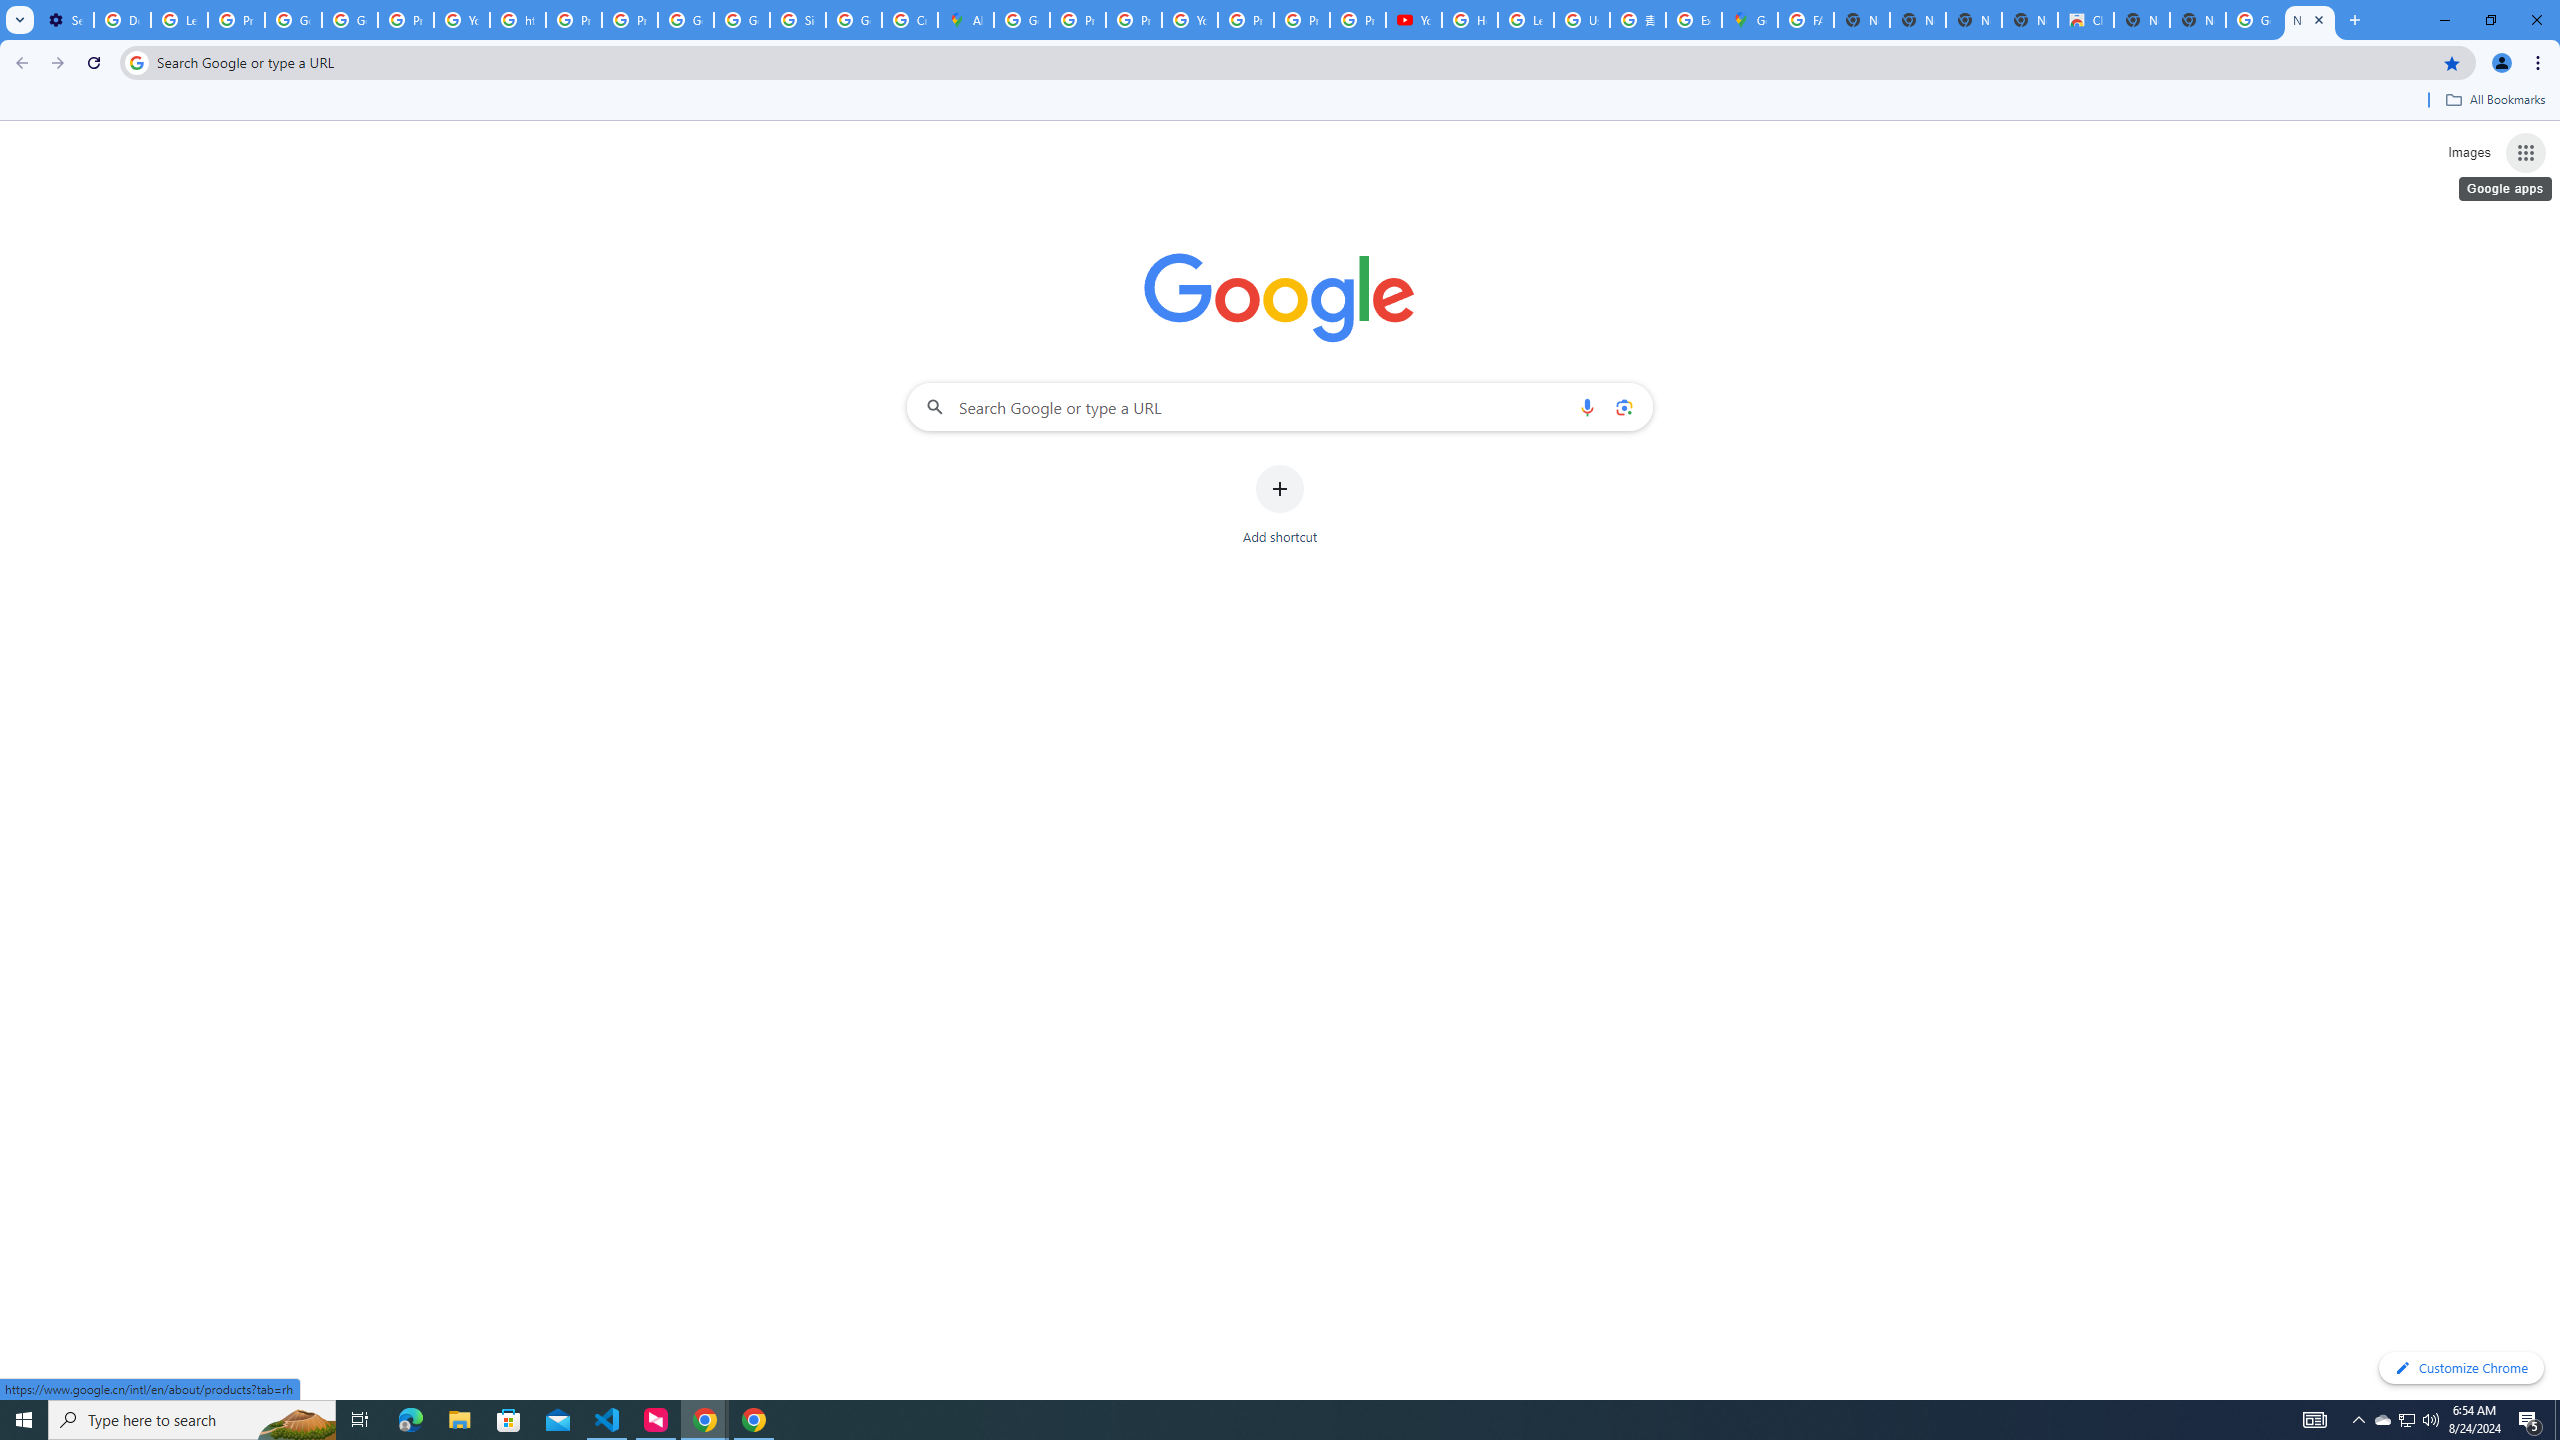 The width and height of the screenshot is (2560, 1440). I want to click on 'Google Account Help', so click(293, 19).